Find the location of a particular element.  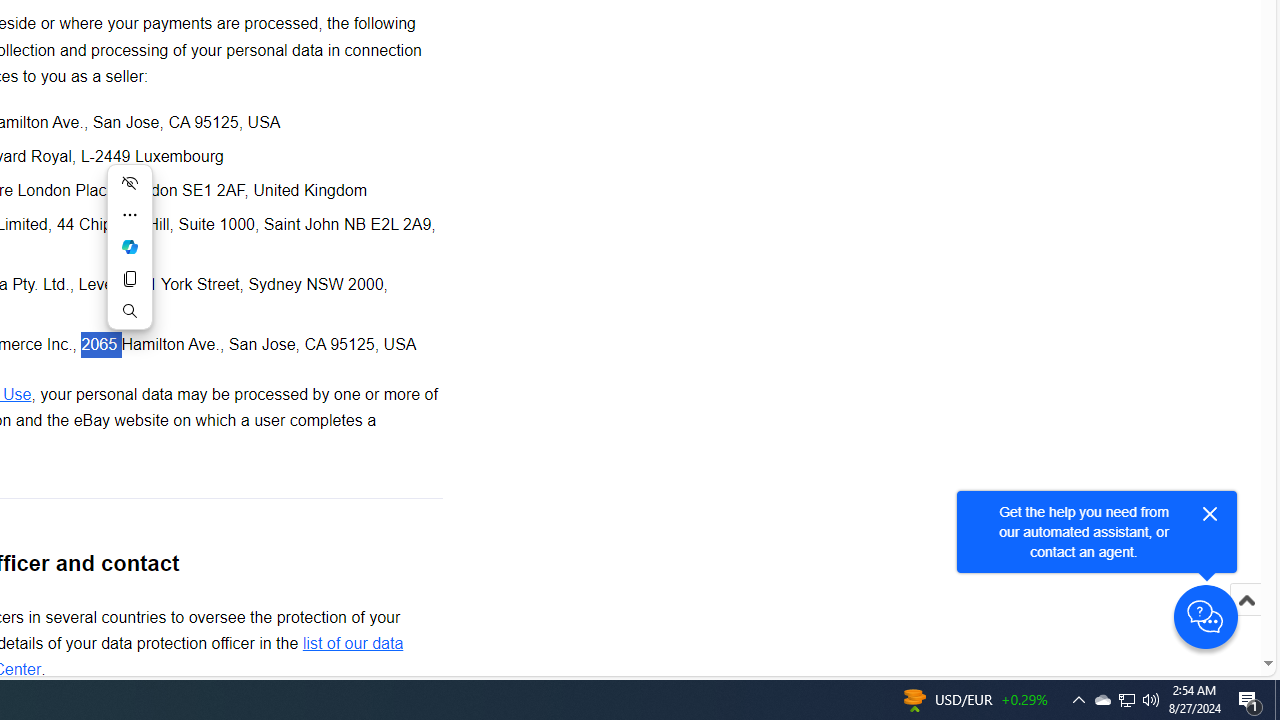

'Mini menu on text selection' is located at coordinates (128, 258).